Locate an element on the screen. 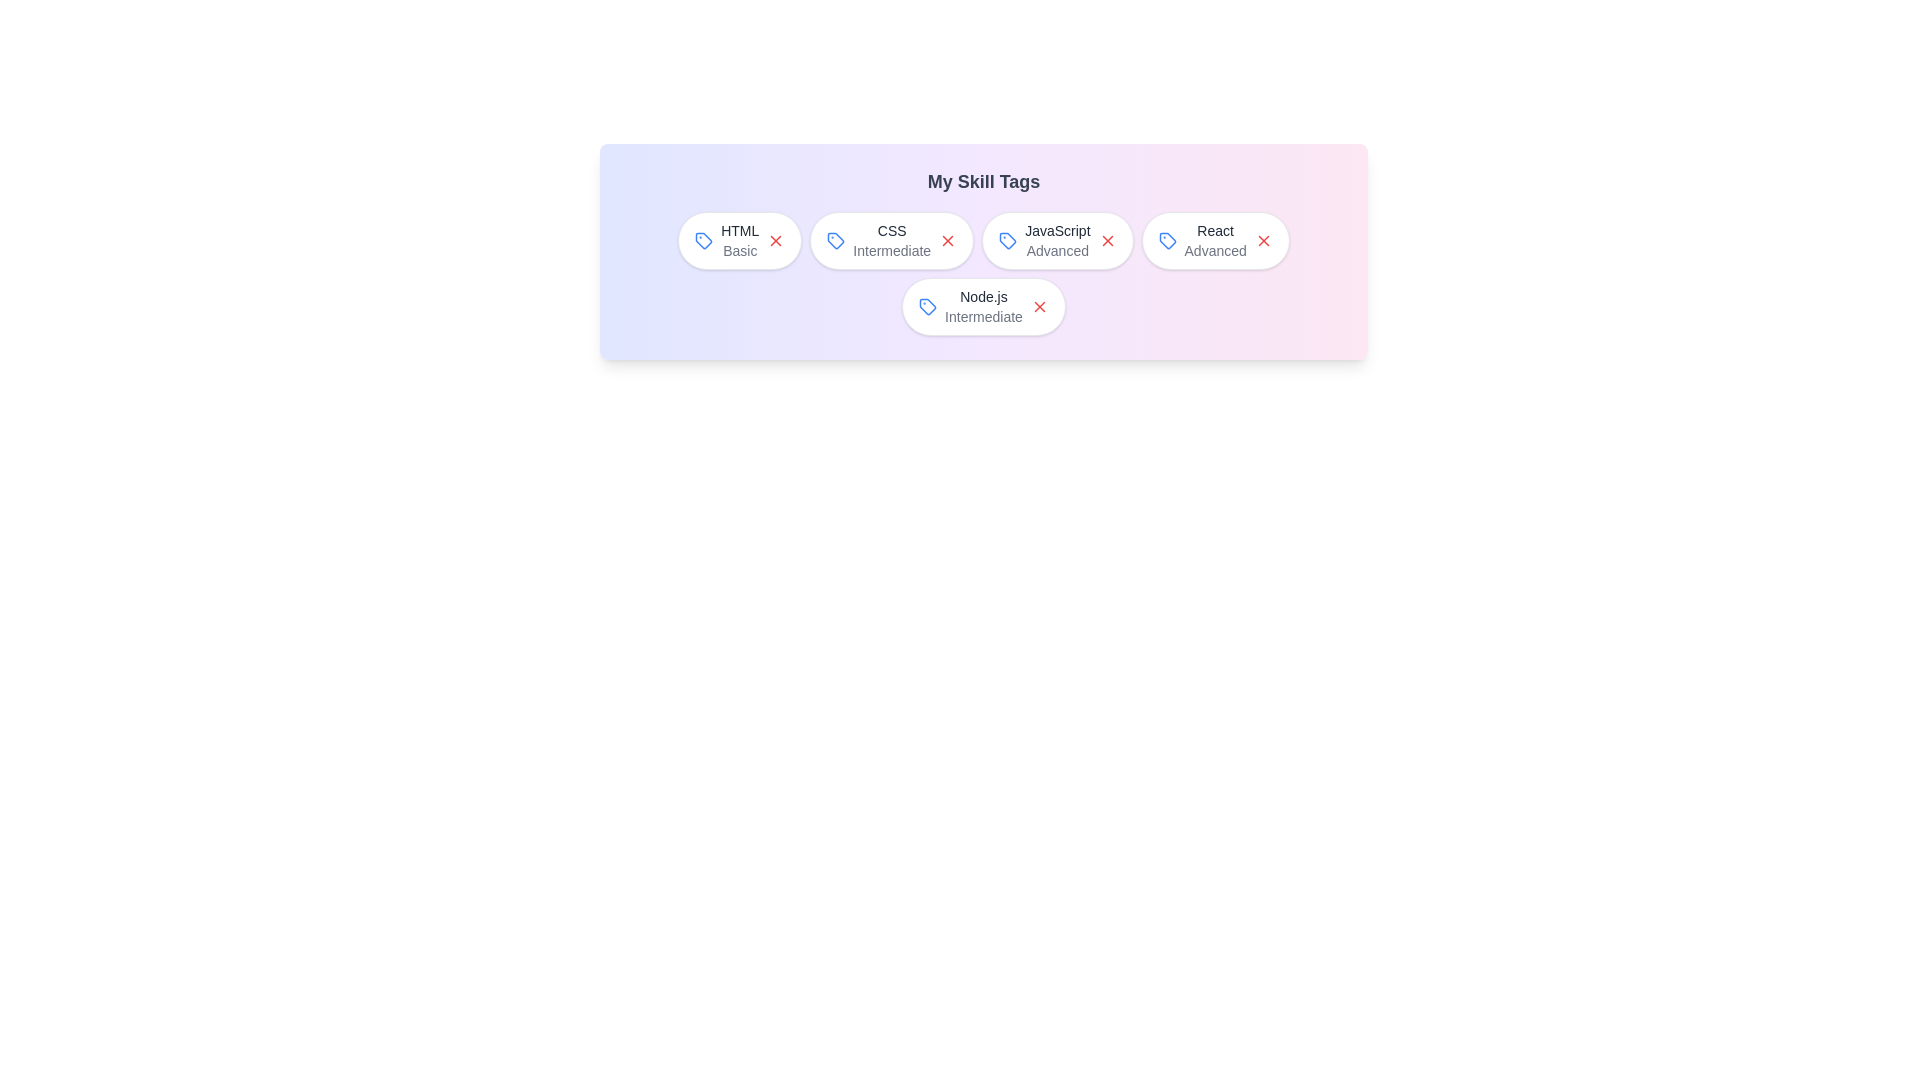 This screenshot has width=1920, height=1080. close button of the skill tag with label HTML is located at coordinates (775, 239).